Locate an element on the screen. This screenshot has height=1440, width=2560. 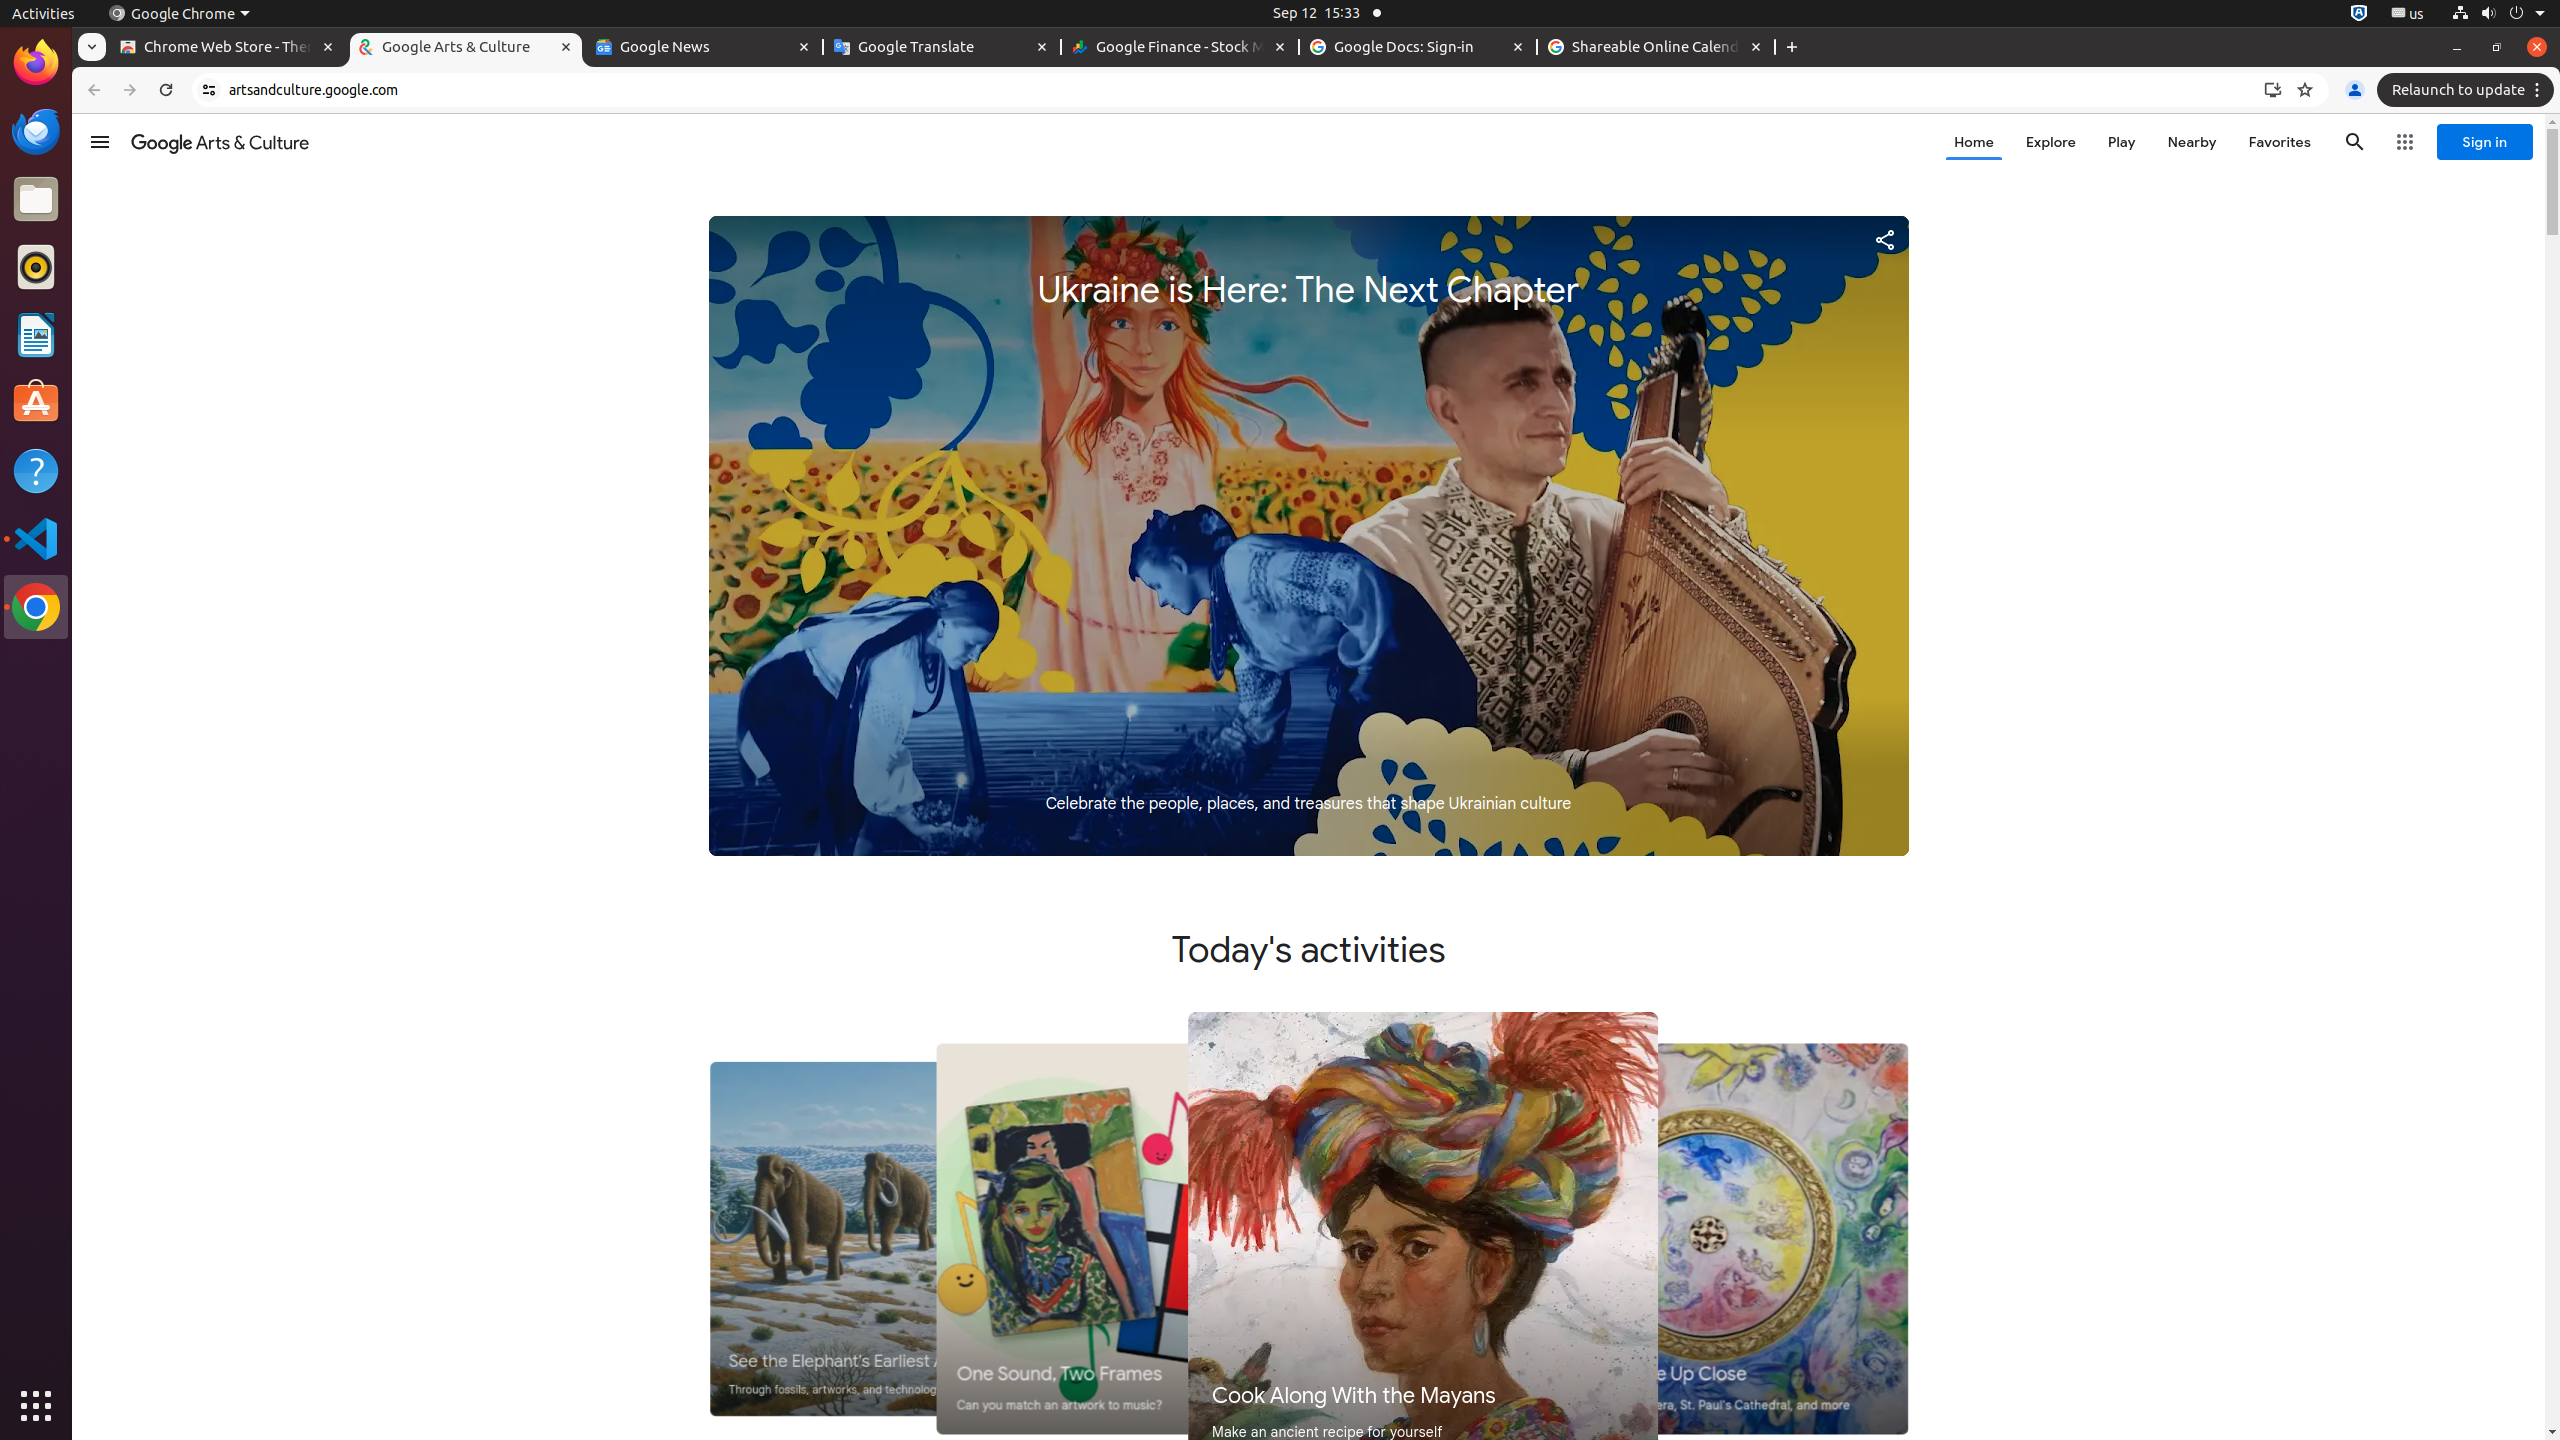
':1.21/StatusNotifierItem' is located at coordinates (2406, 12).